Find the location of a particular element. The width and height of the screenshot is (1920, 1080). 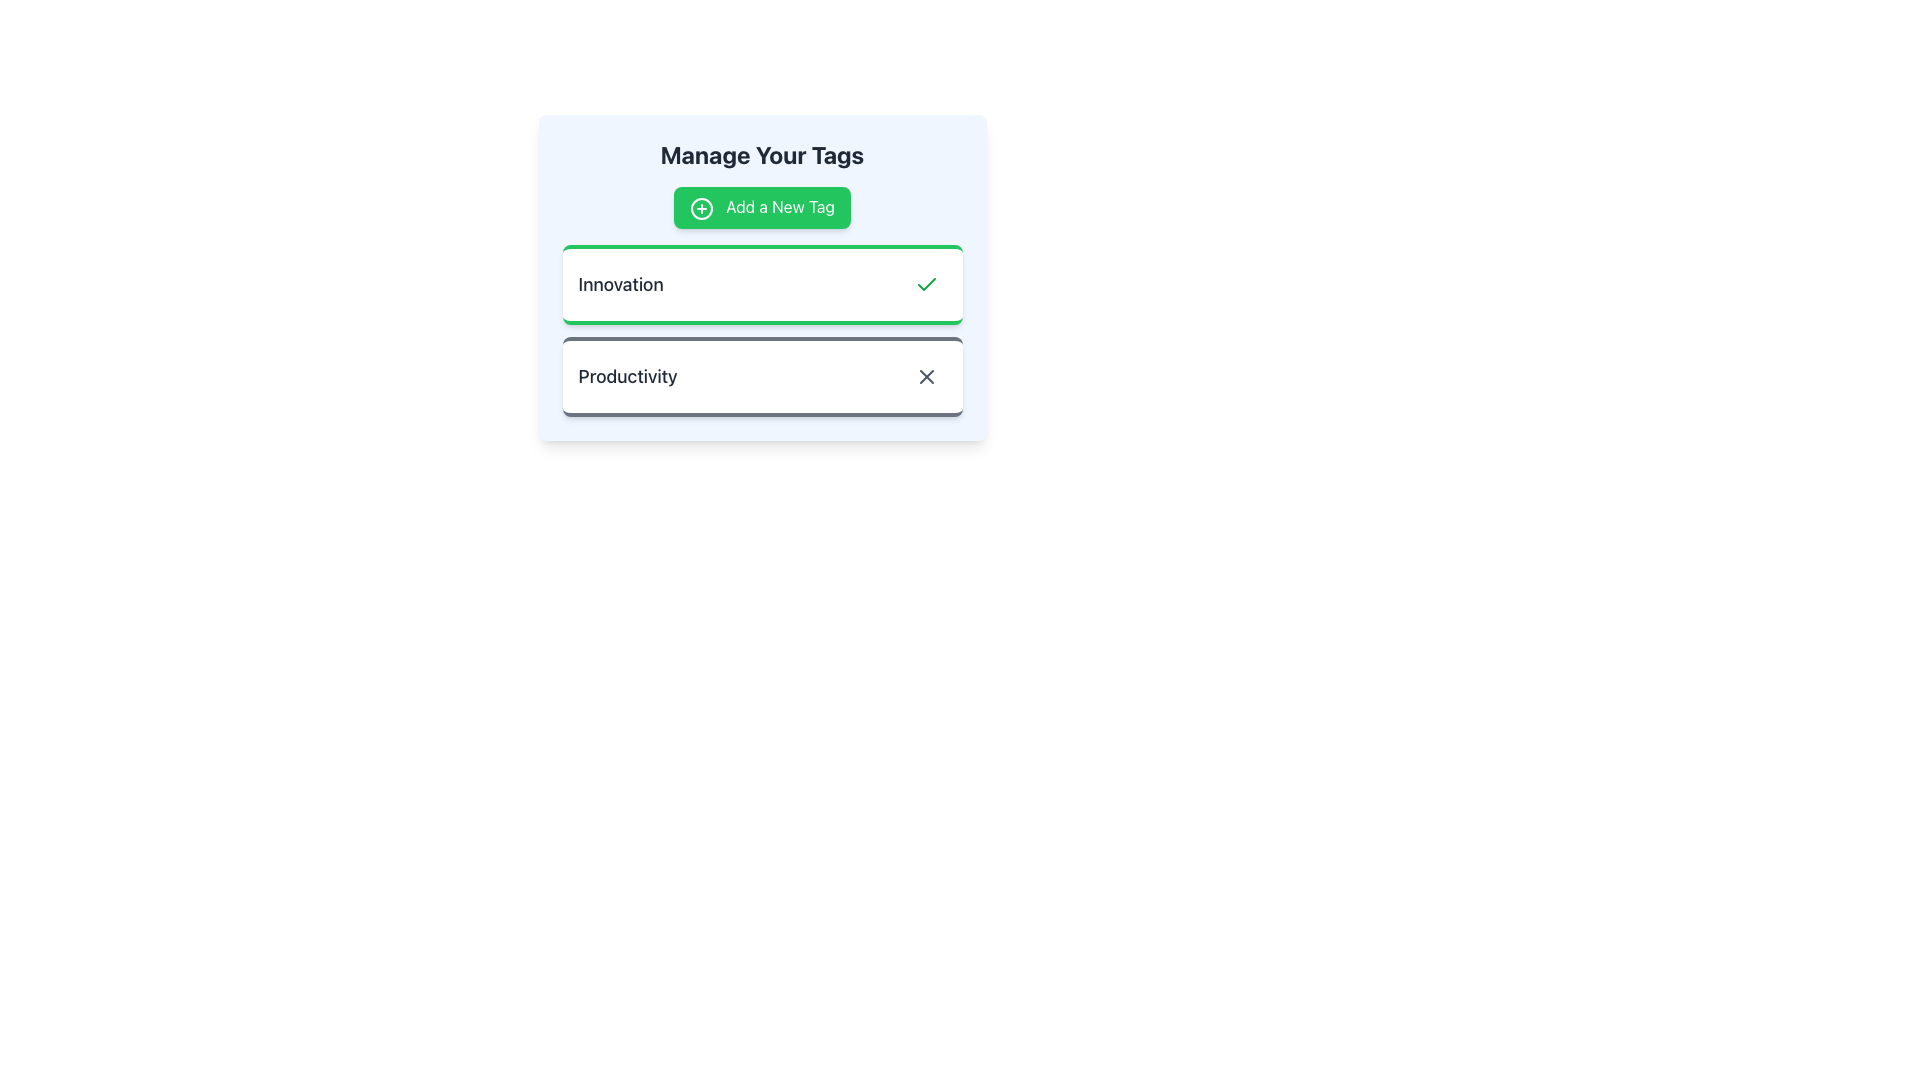

the green button labeled 'Add a New Tag' is located at coordinates (761, 207).